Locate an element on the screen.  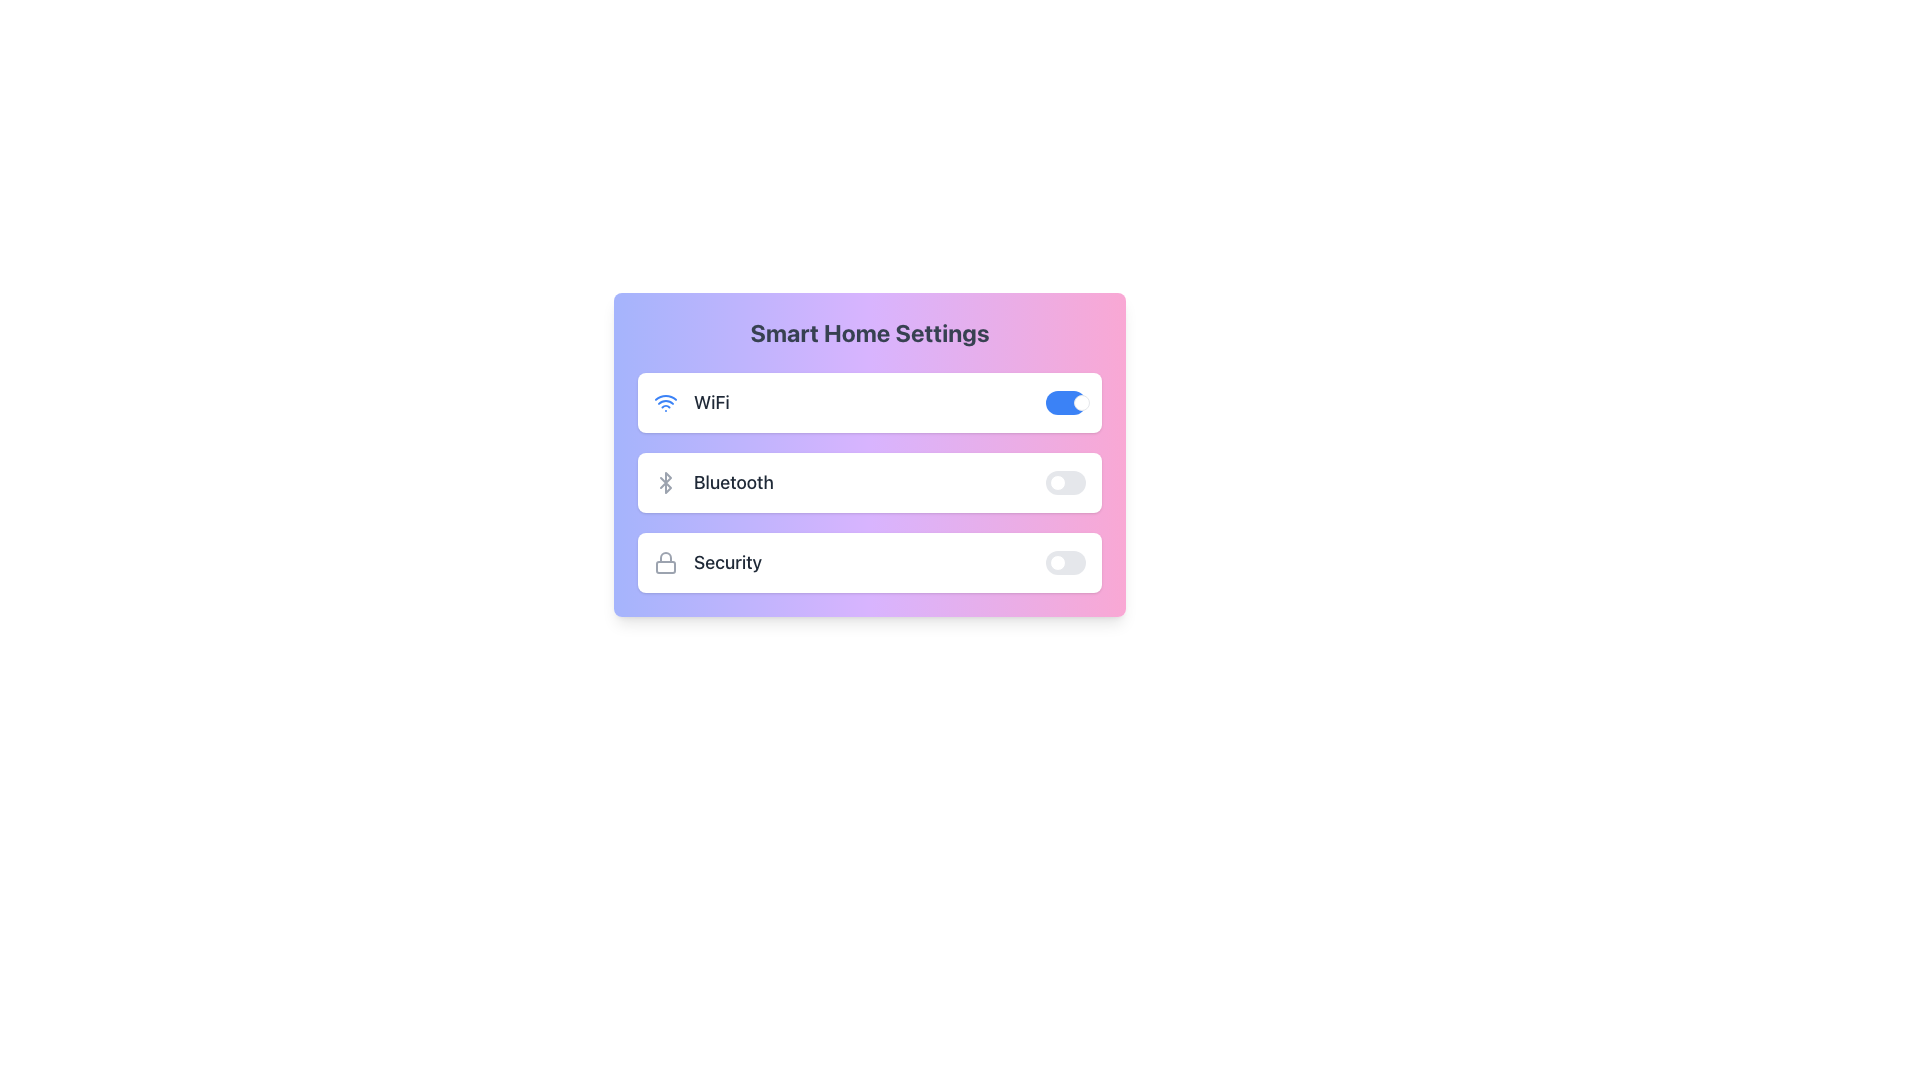
the toggle switch in the 'Security' option row of the 'Smart Home Settings' section is located at coordinates (1064, 563).